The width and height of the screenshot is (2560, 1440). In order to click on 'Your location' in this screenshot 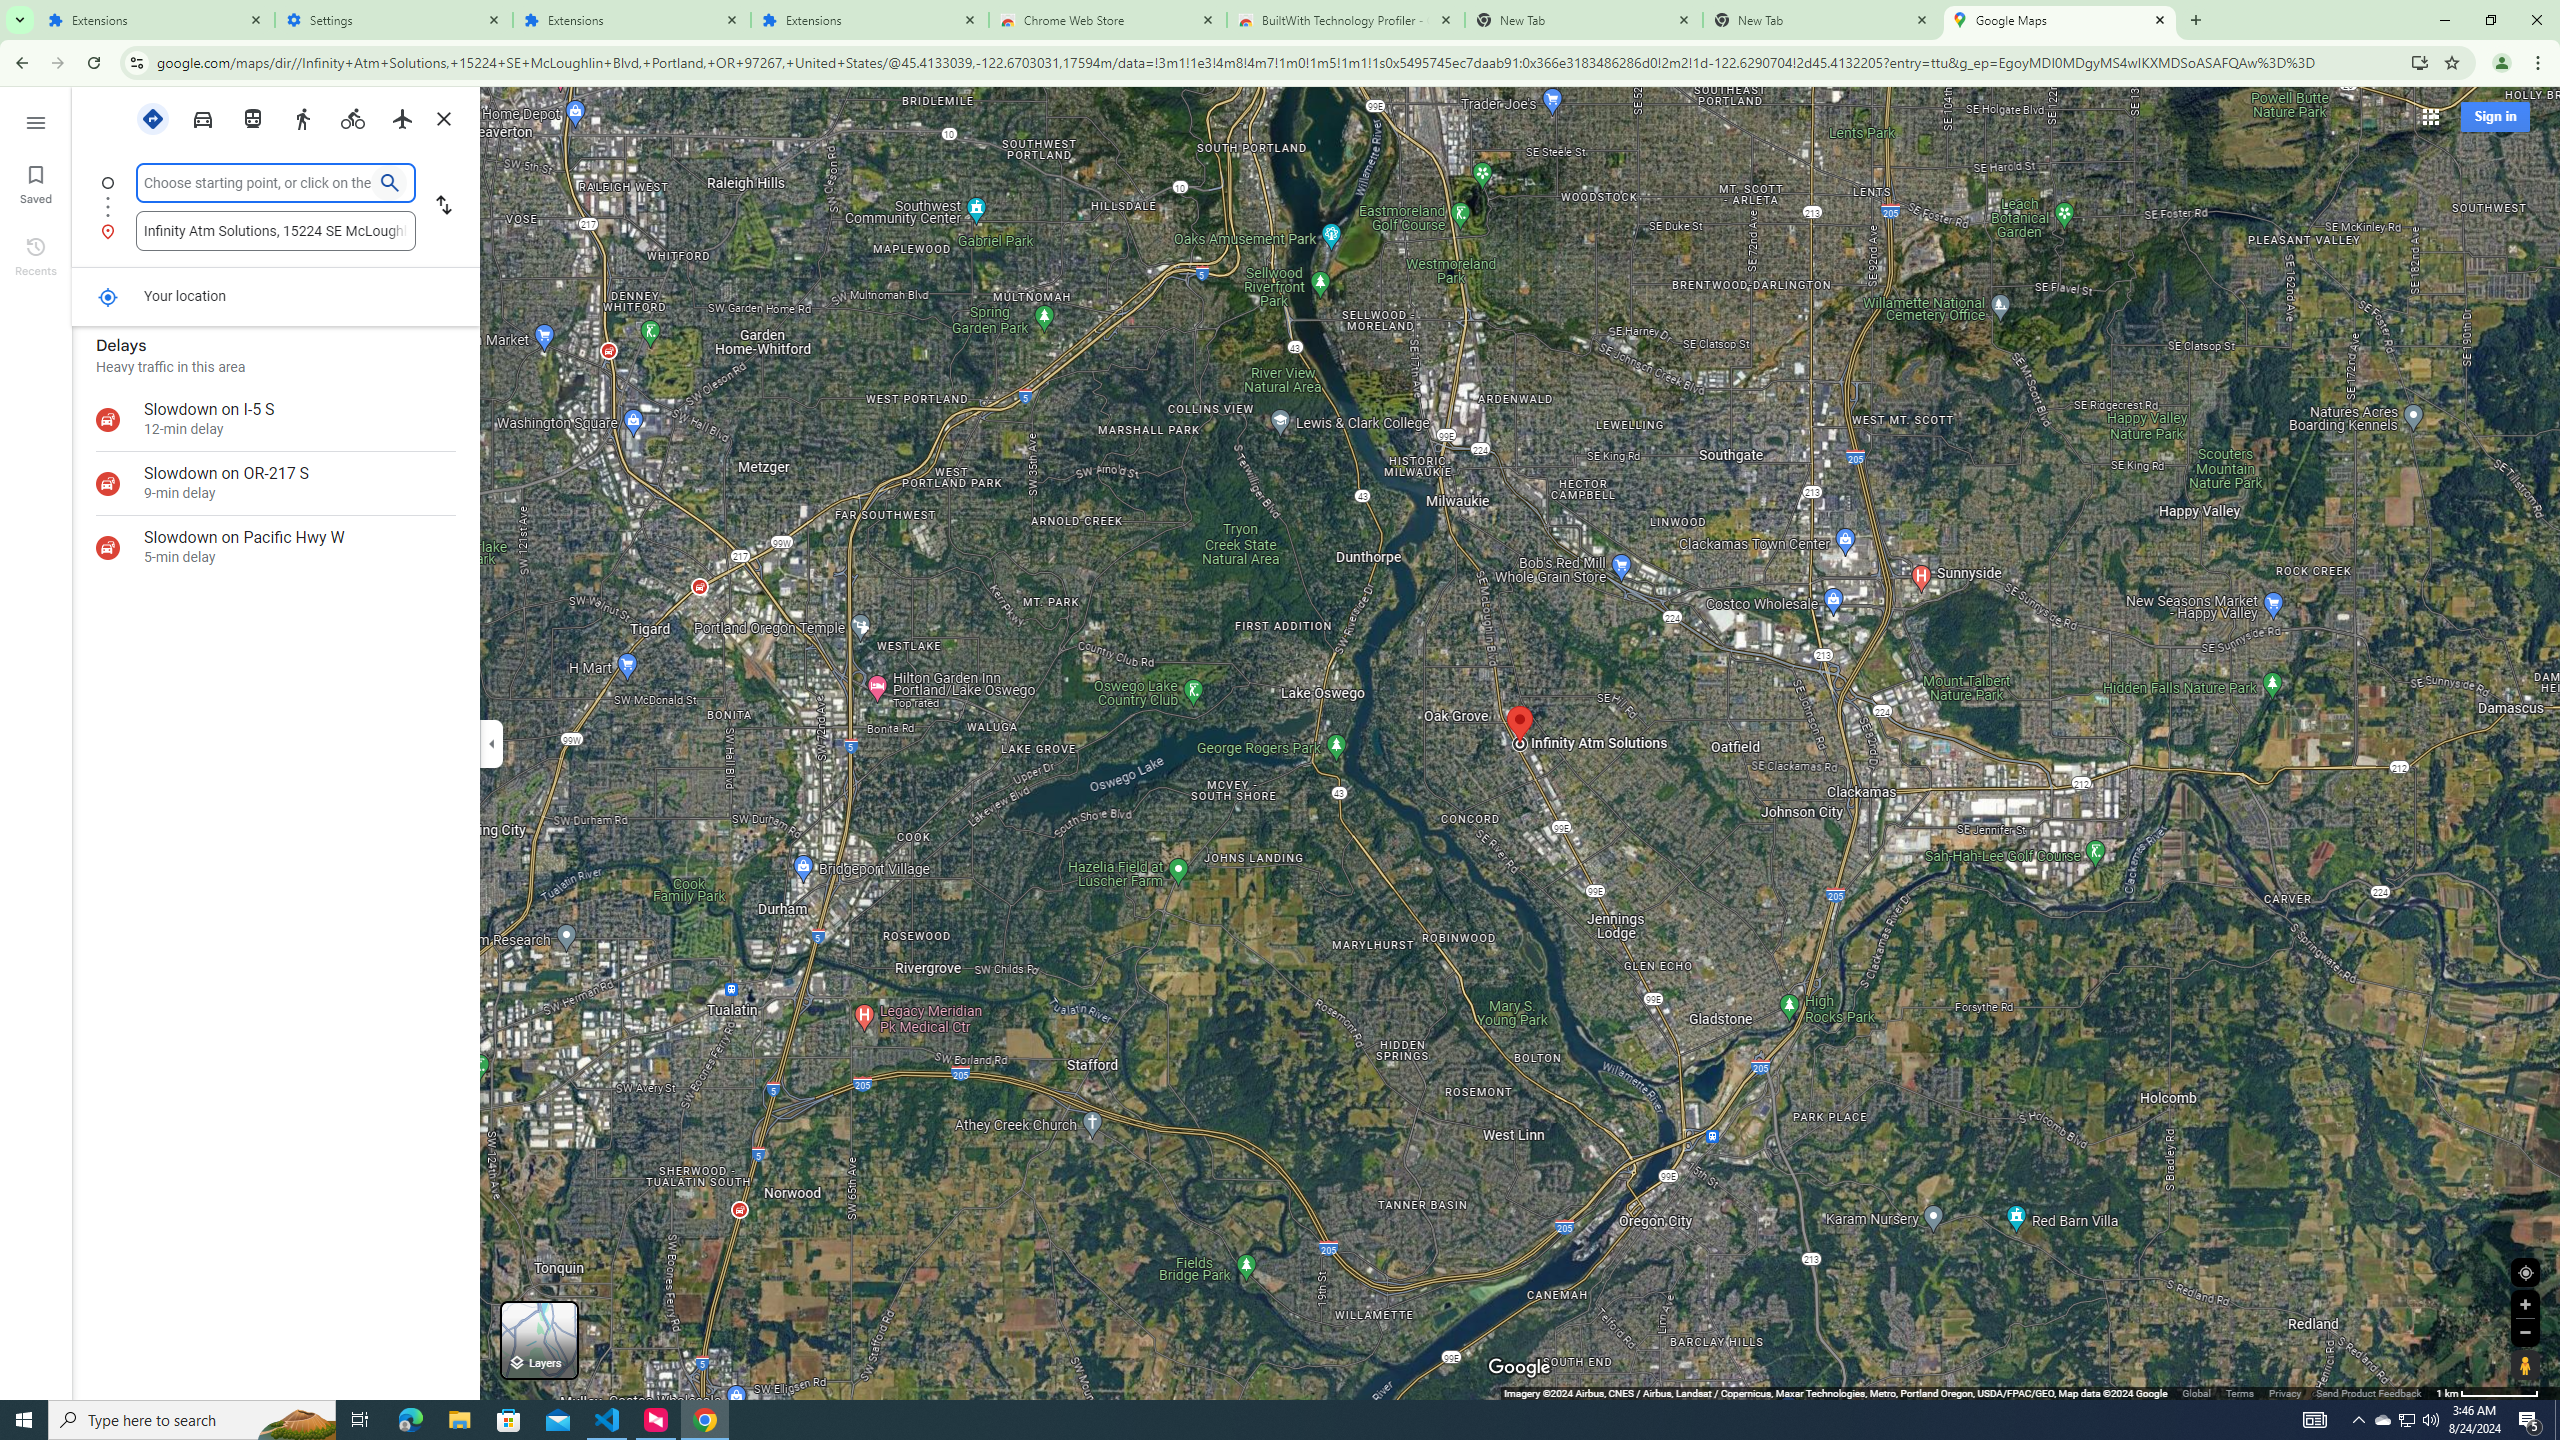, I will do `click(106, 296)`.